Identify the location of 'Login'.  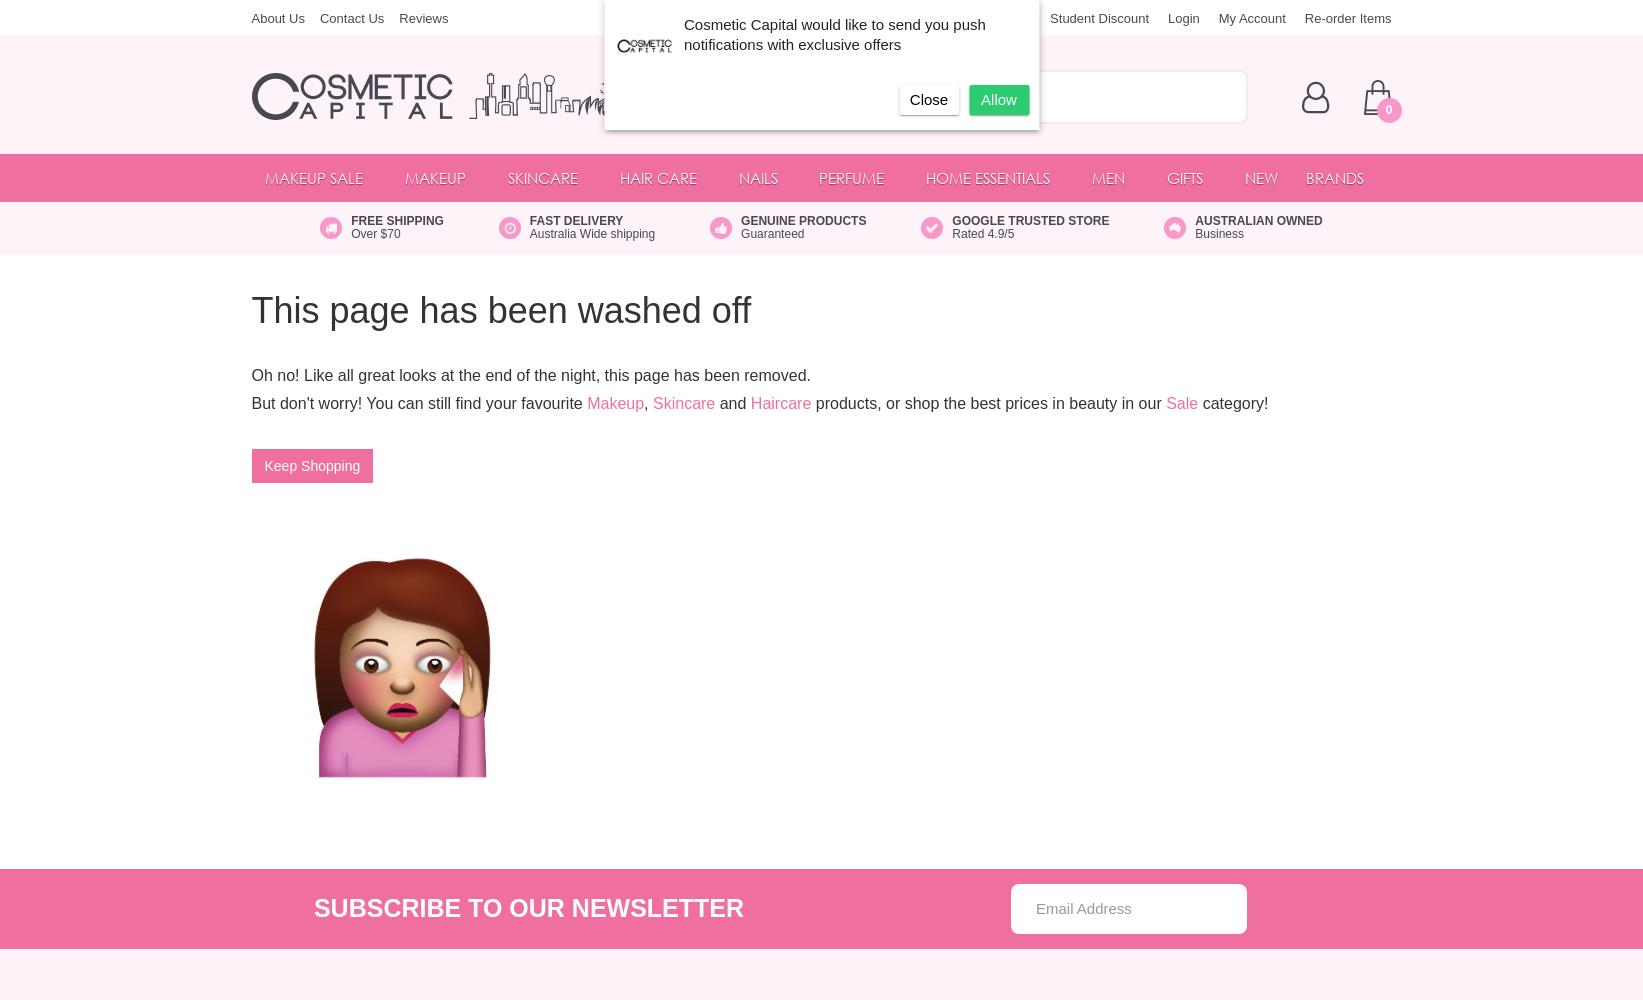
(1183, 18).